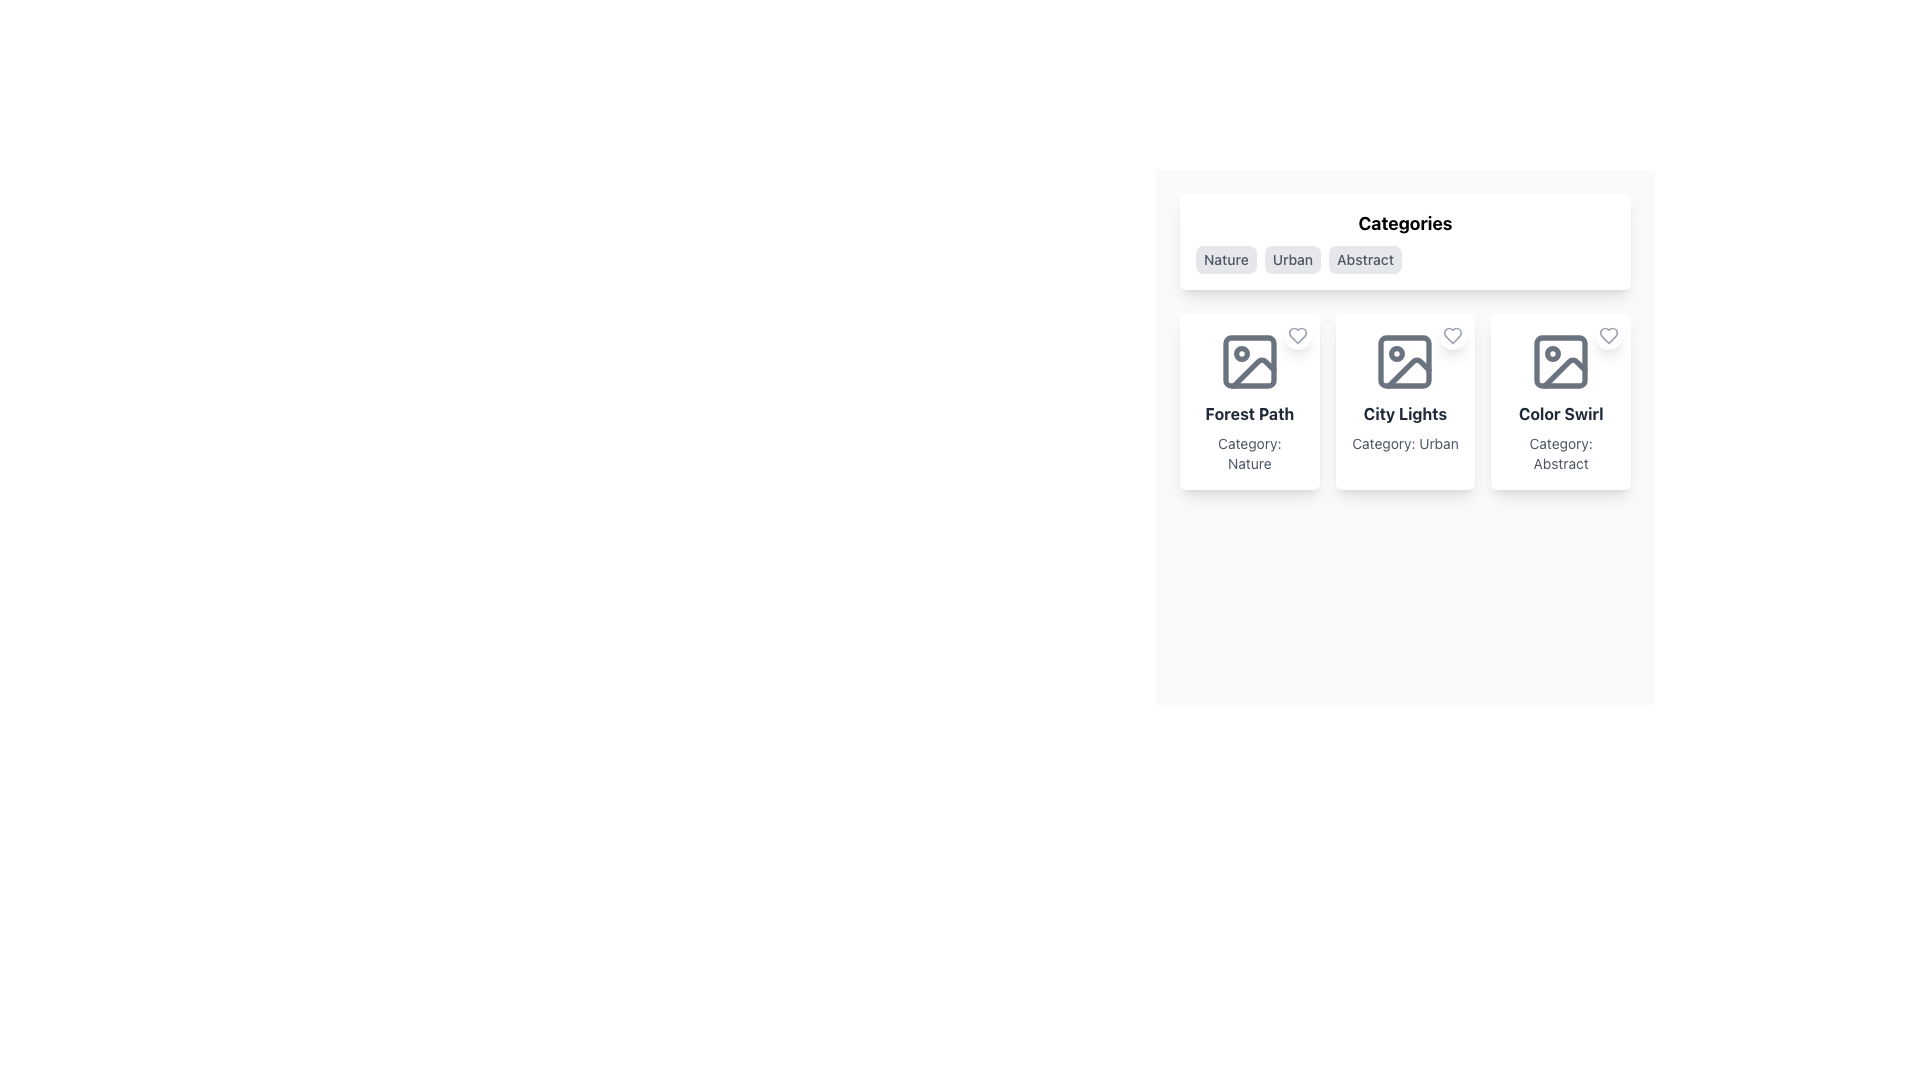  Describe the element at coordinates (1453, 334) in the screenshot. I see `the heart icon button at the top-right of the 'City Lights' card` at that location.